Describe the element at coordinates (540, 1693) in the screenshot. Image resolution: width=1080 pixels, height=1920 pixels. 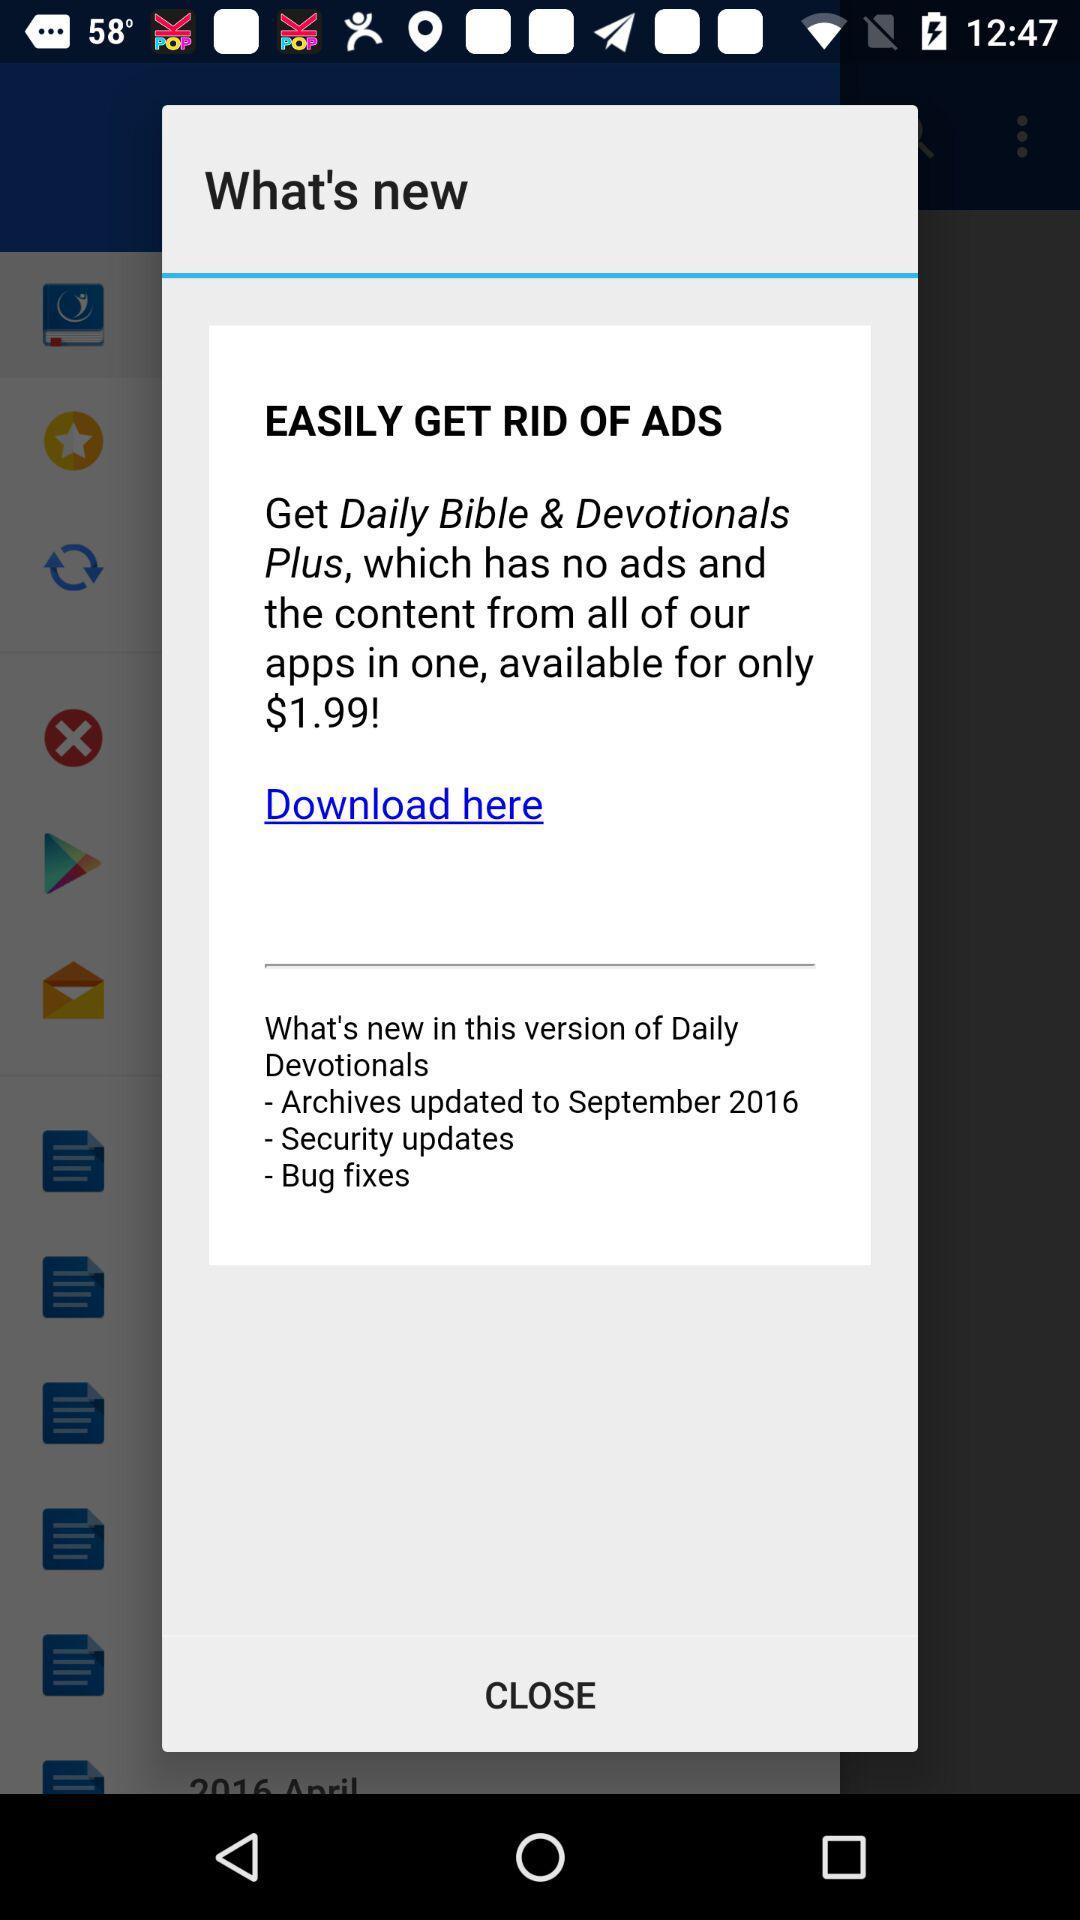
I see `item at the bottom` at that location.